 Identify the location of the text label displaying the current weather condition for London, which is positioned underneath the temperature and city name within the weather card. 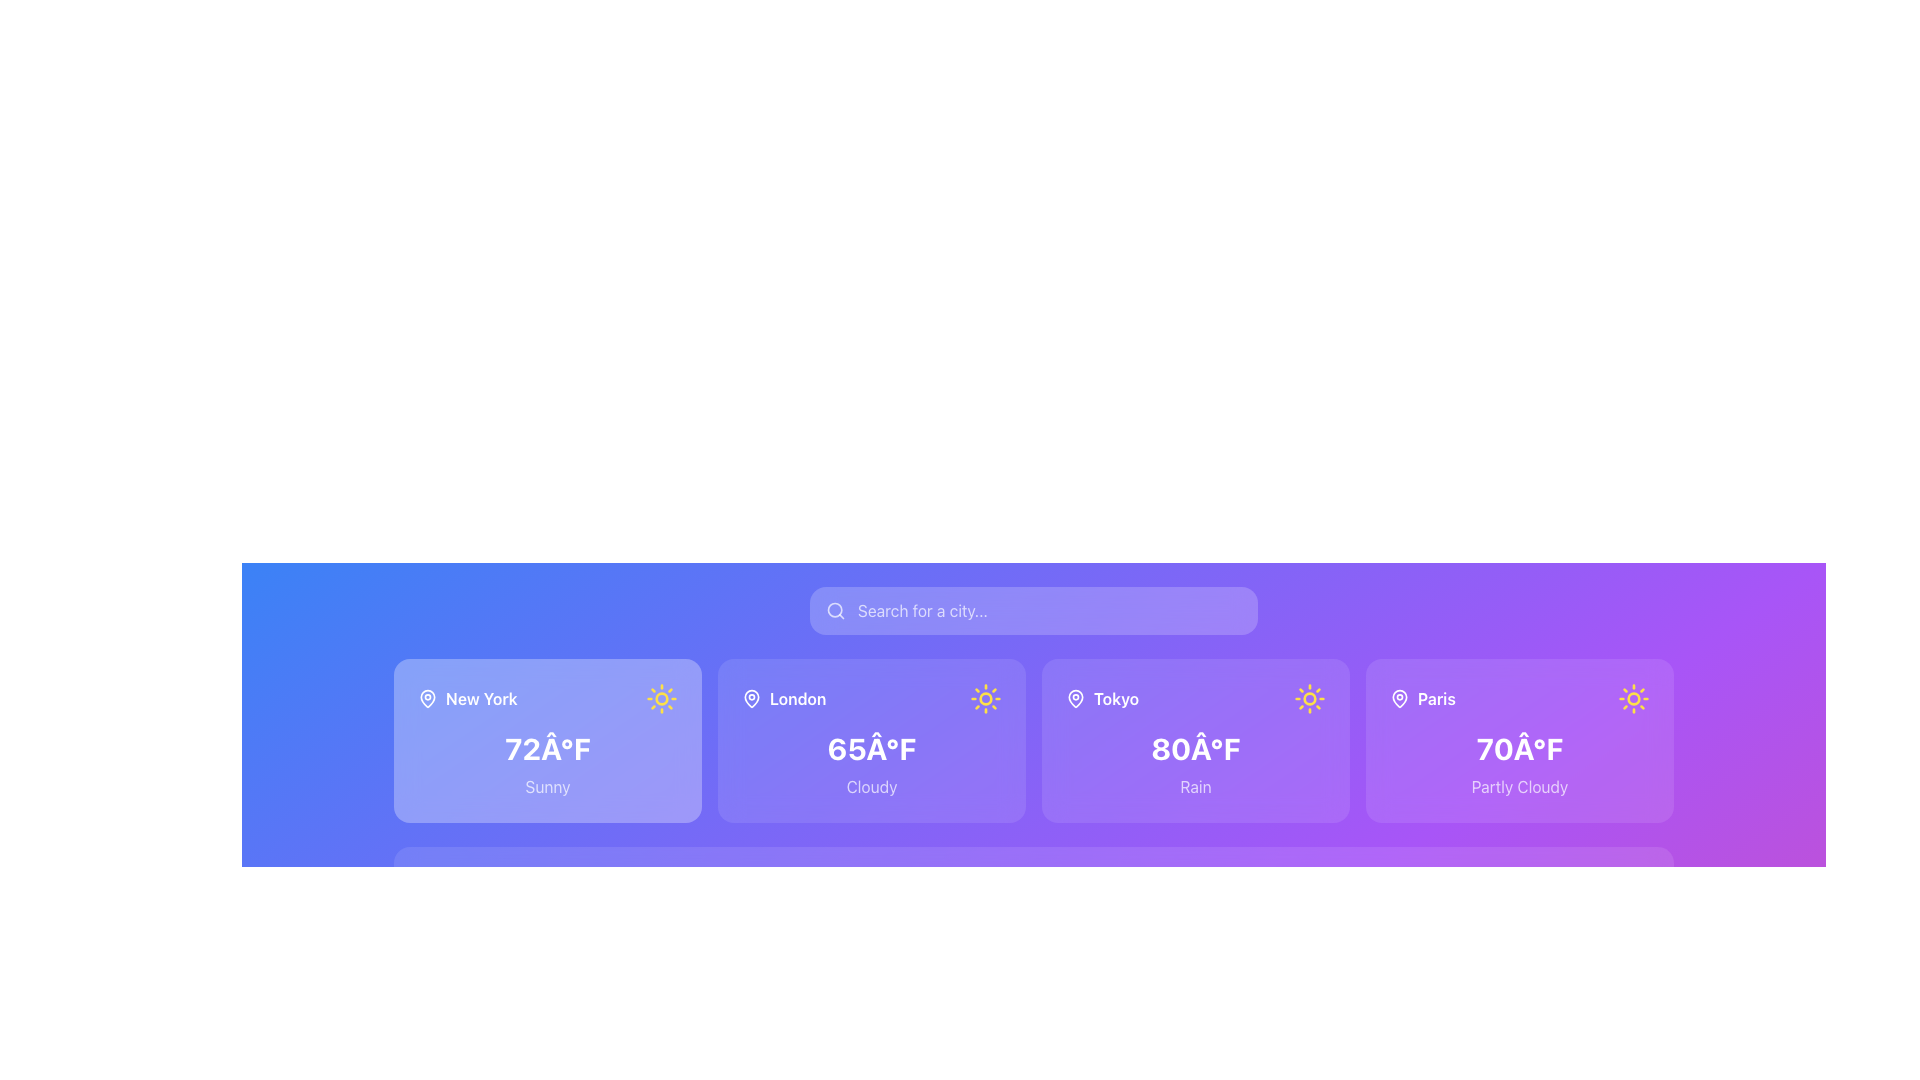
(872, 785).